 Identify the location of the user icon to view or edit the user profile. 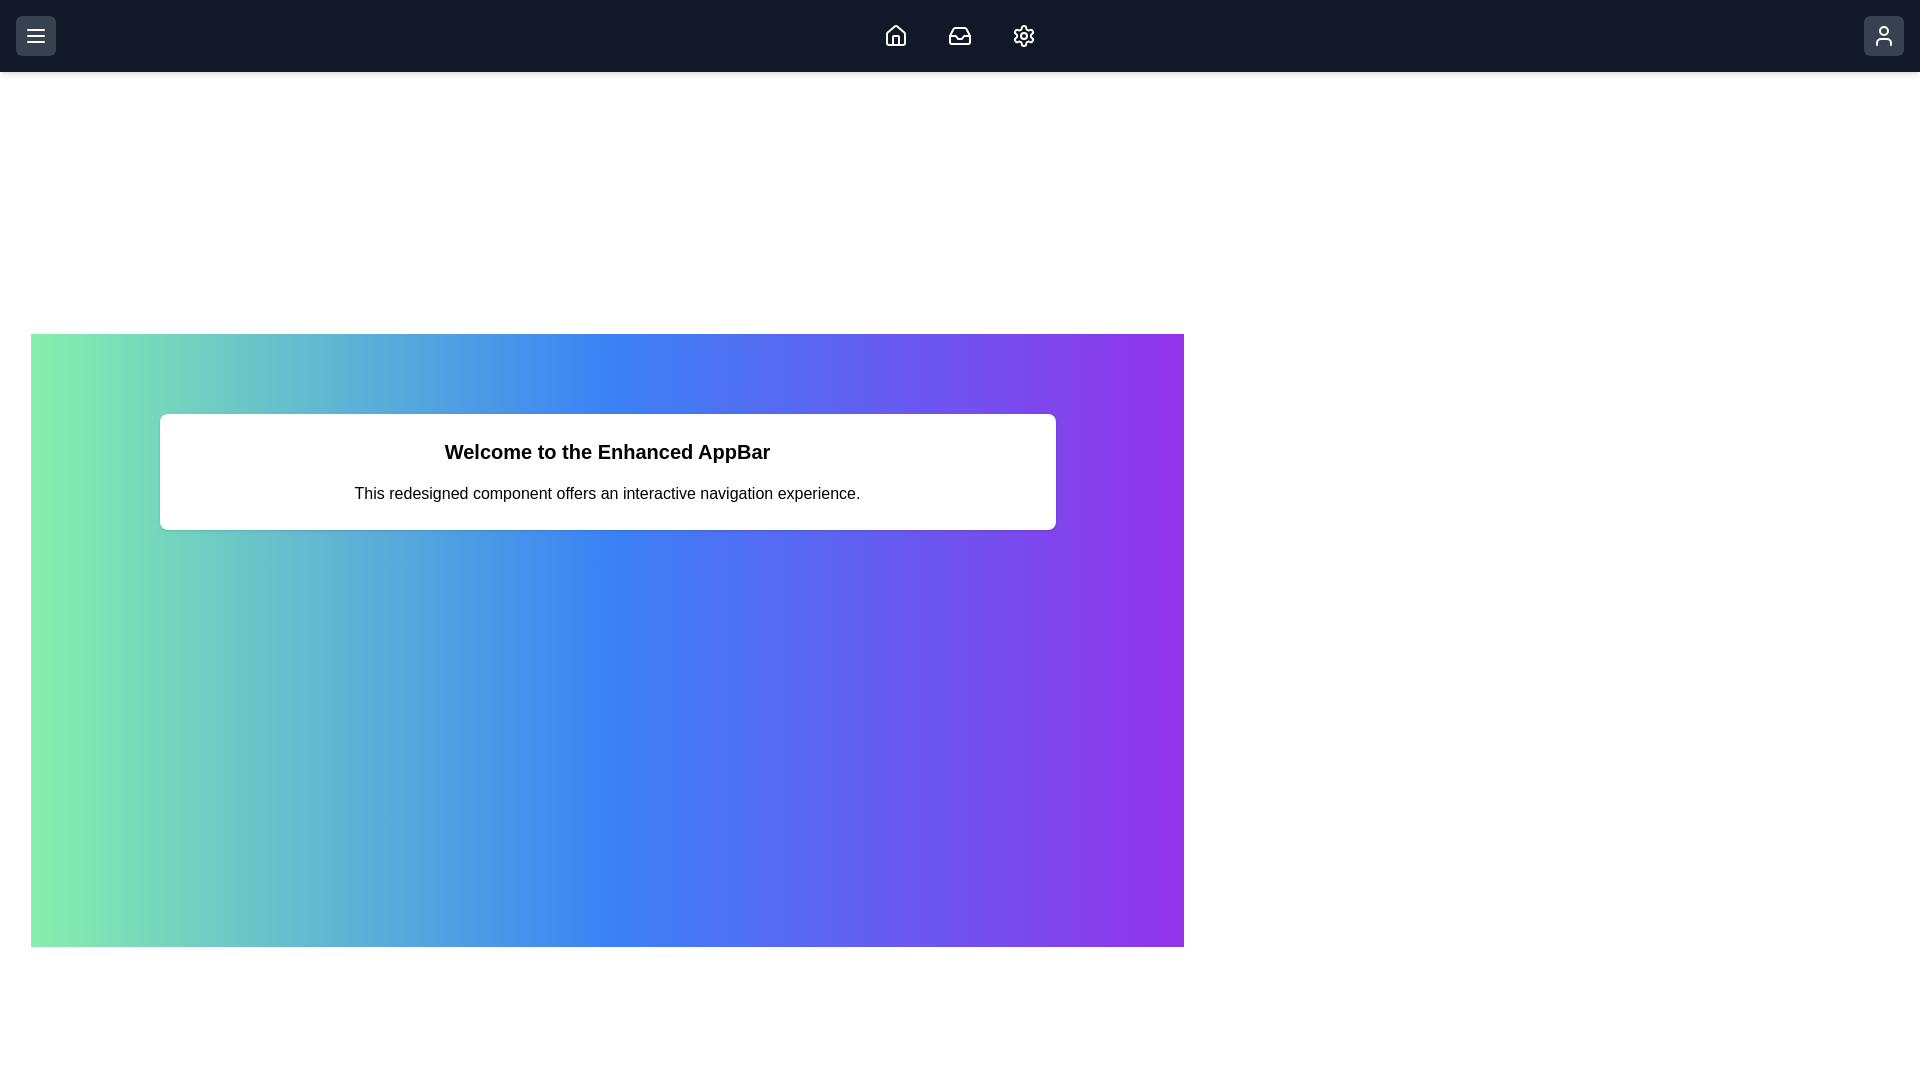
(1882, 35).